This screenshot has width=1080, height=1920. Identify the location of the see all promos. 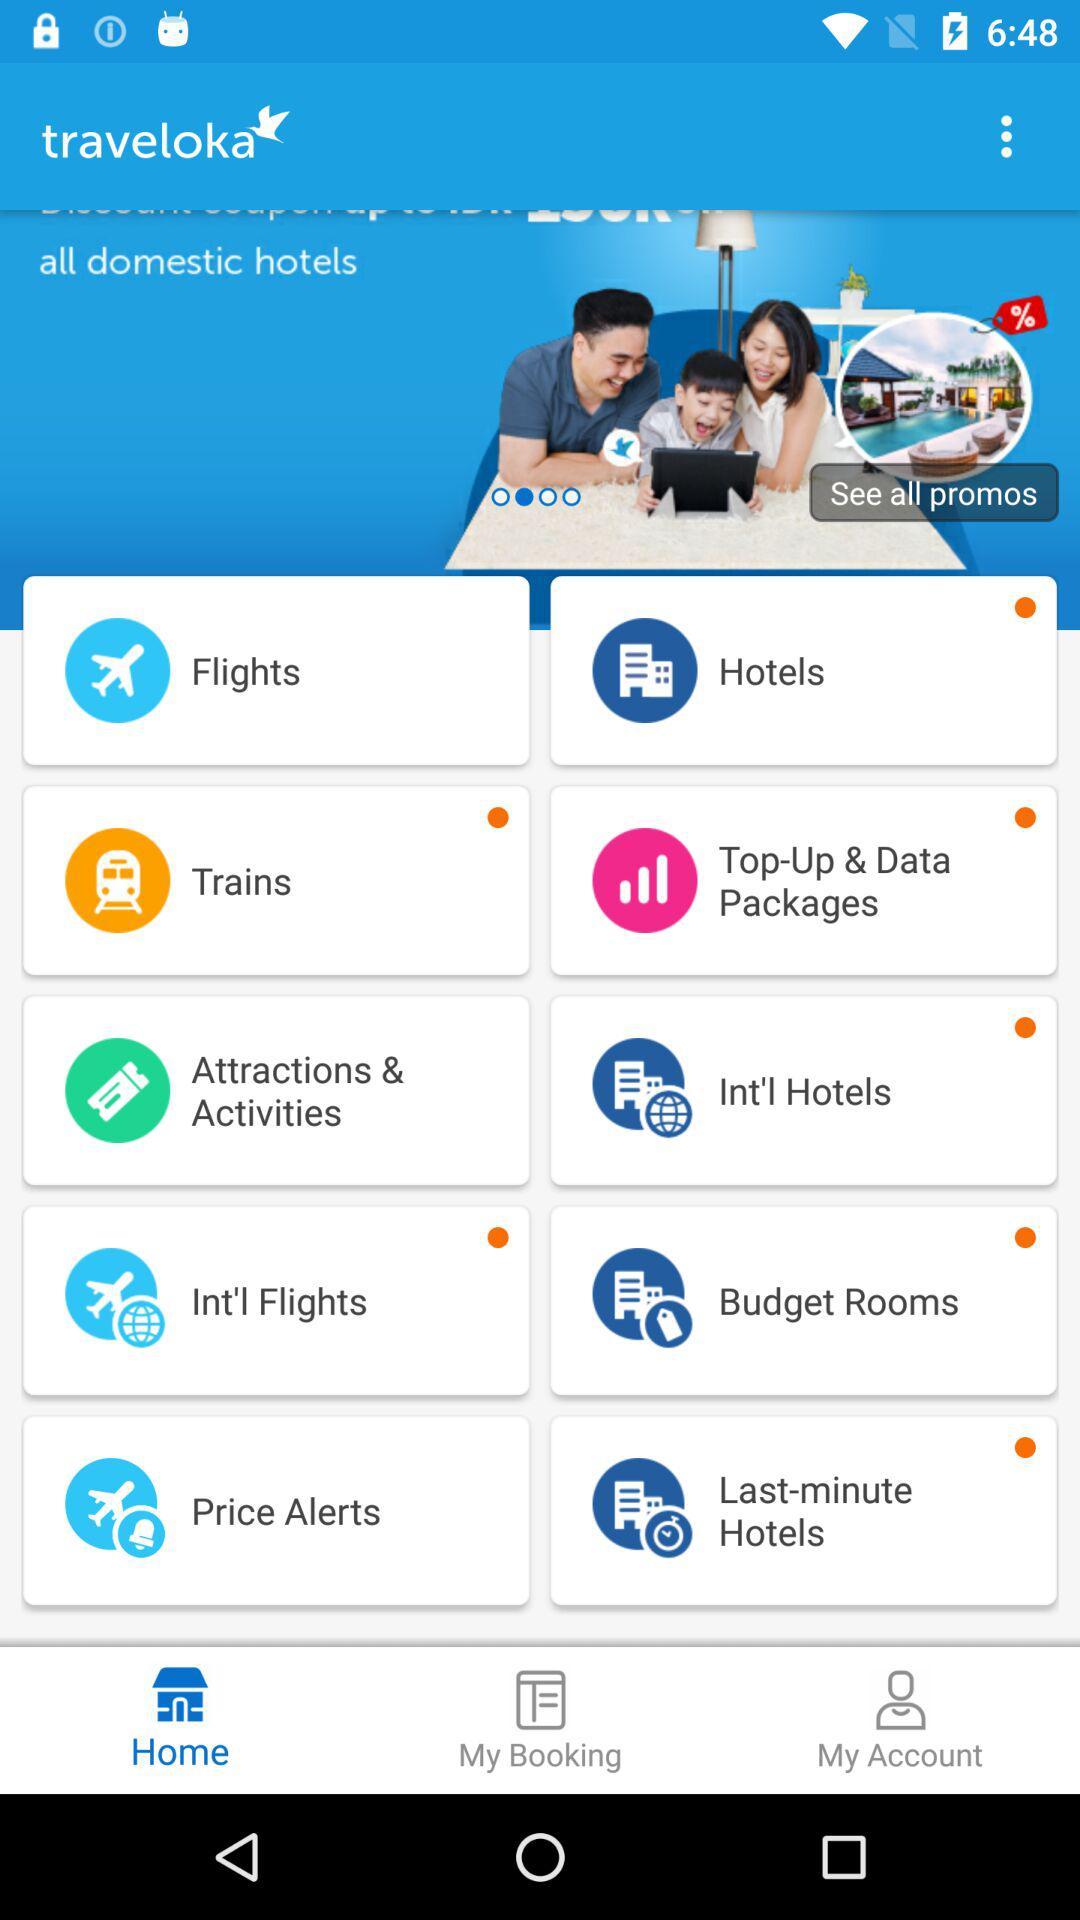
(934, 492).